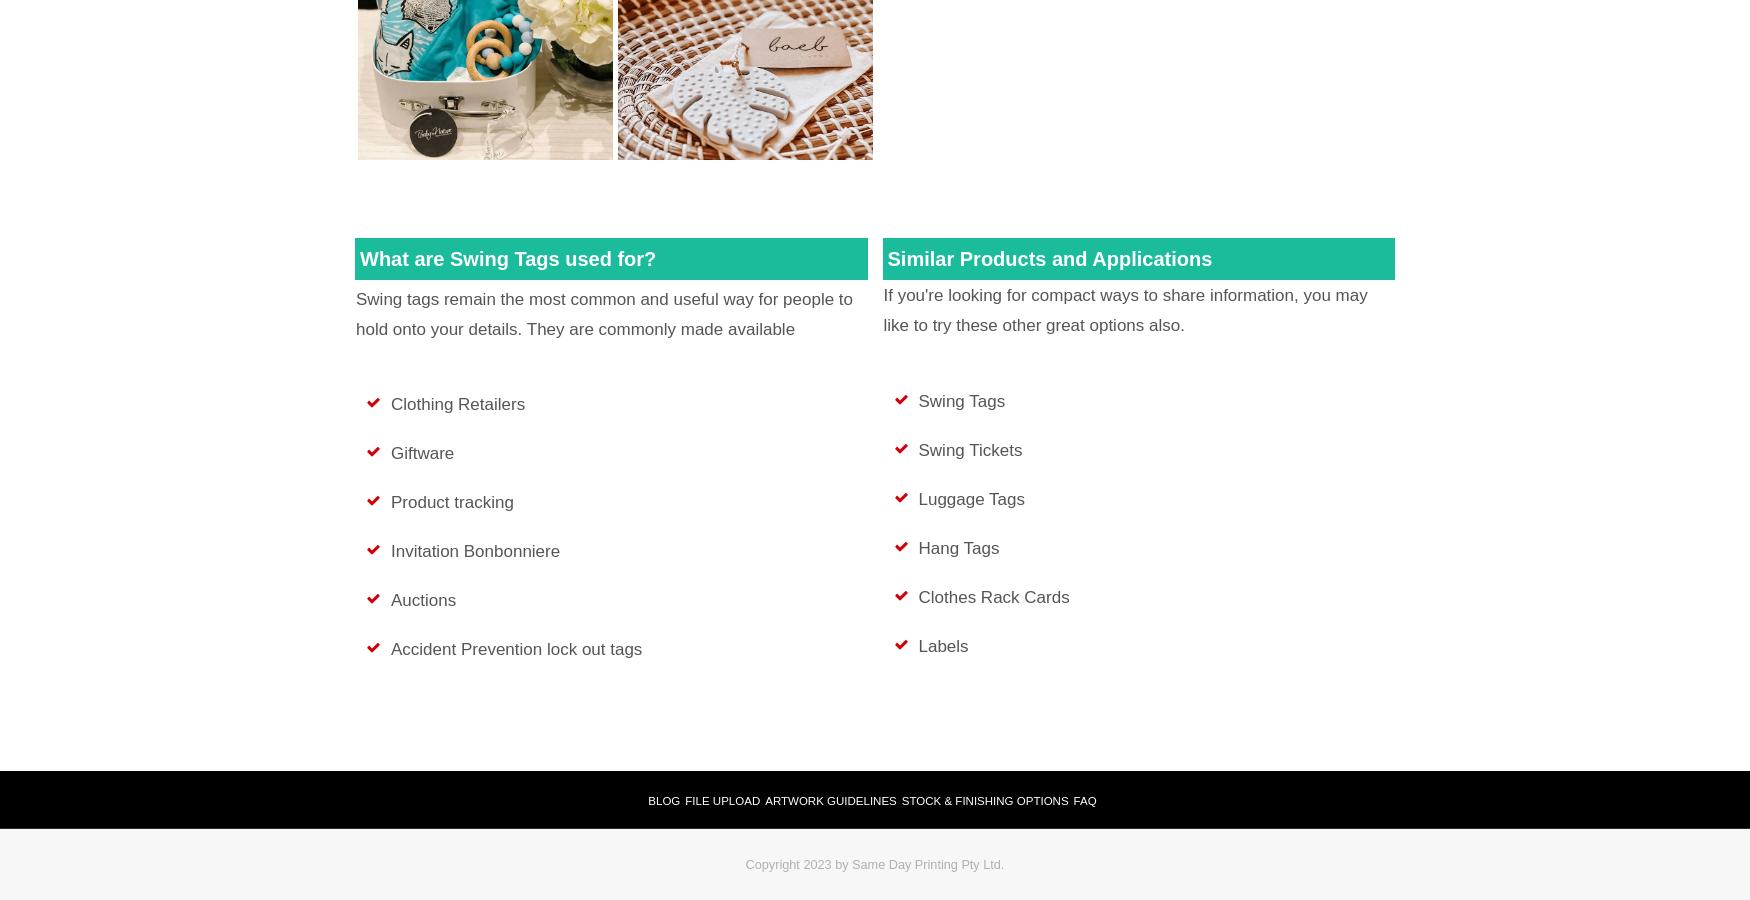 The height and width of the screenshot is (900, 1750). What do you see at coordinates (475, 549) in the screenshot?
I see `'Invitation Bonbonniere'` at bounding box center [475, 549].